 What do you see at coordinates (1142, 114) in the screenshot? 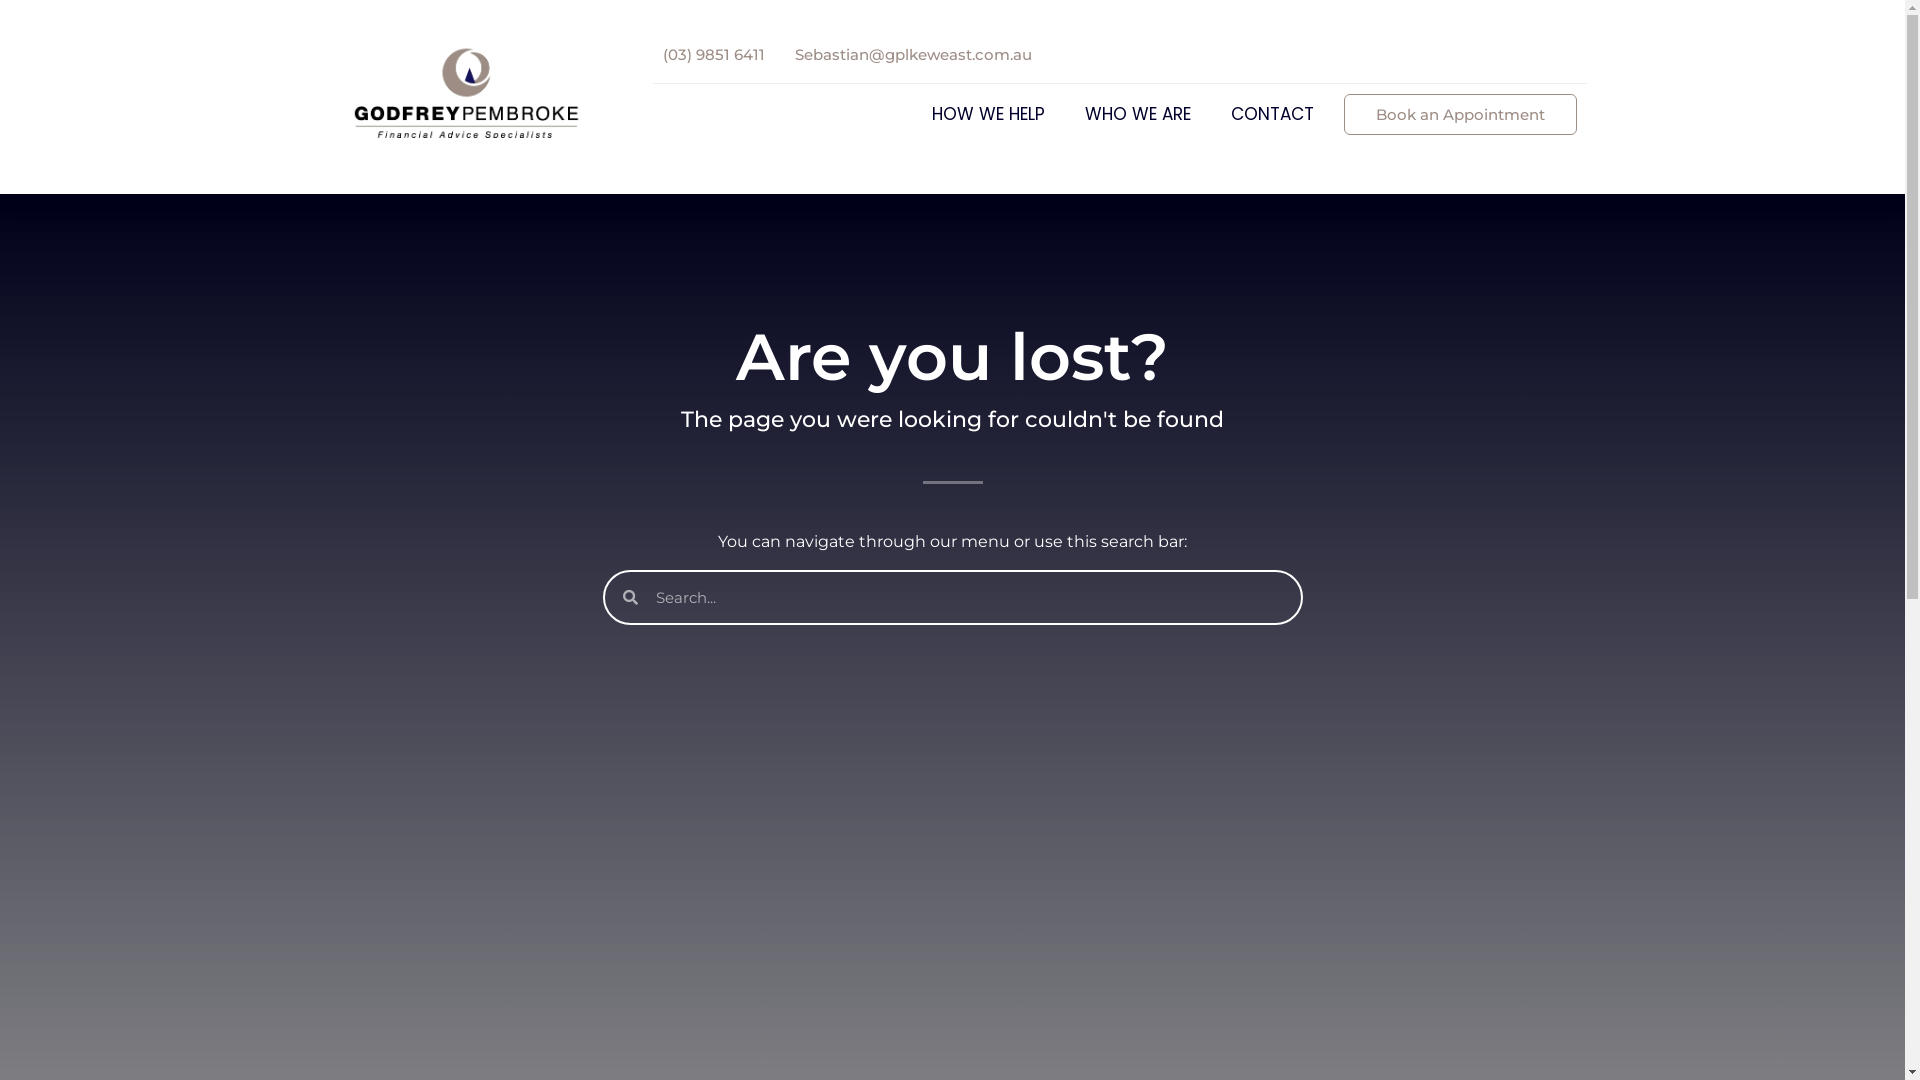
I see `'WHO WE ARE'` at bounding box center [1142, 114].